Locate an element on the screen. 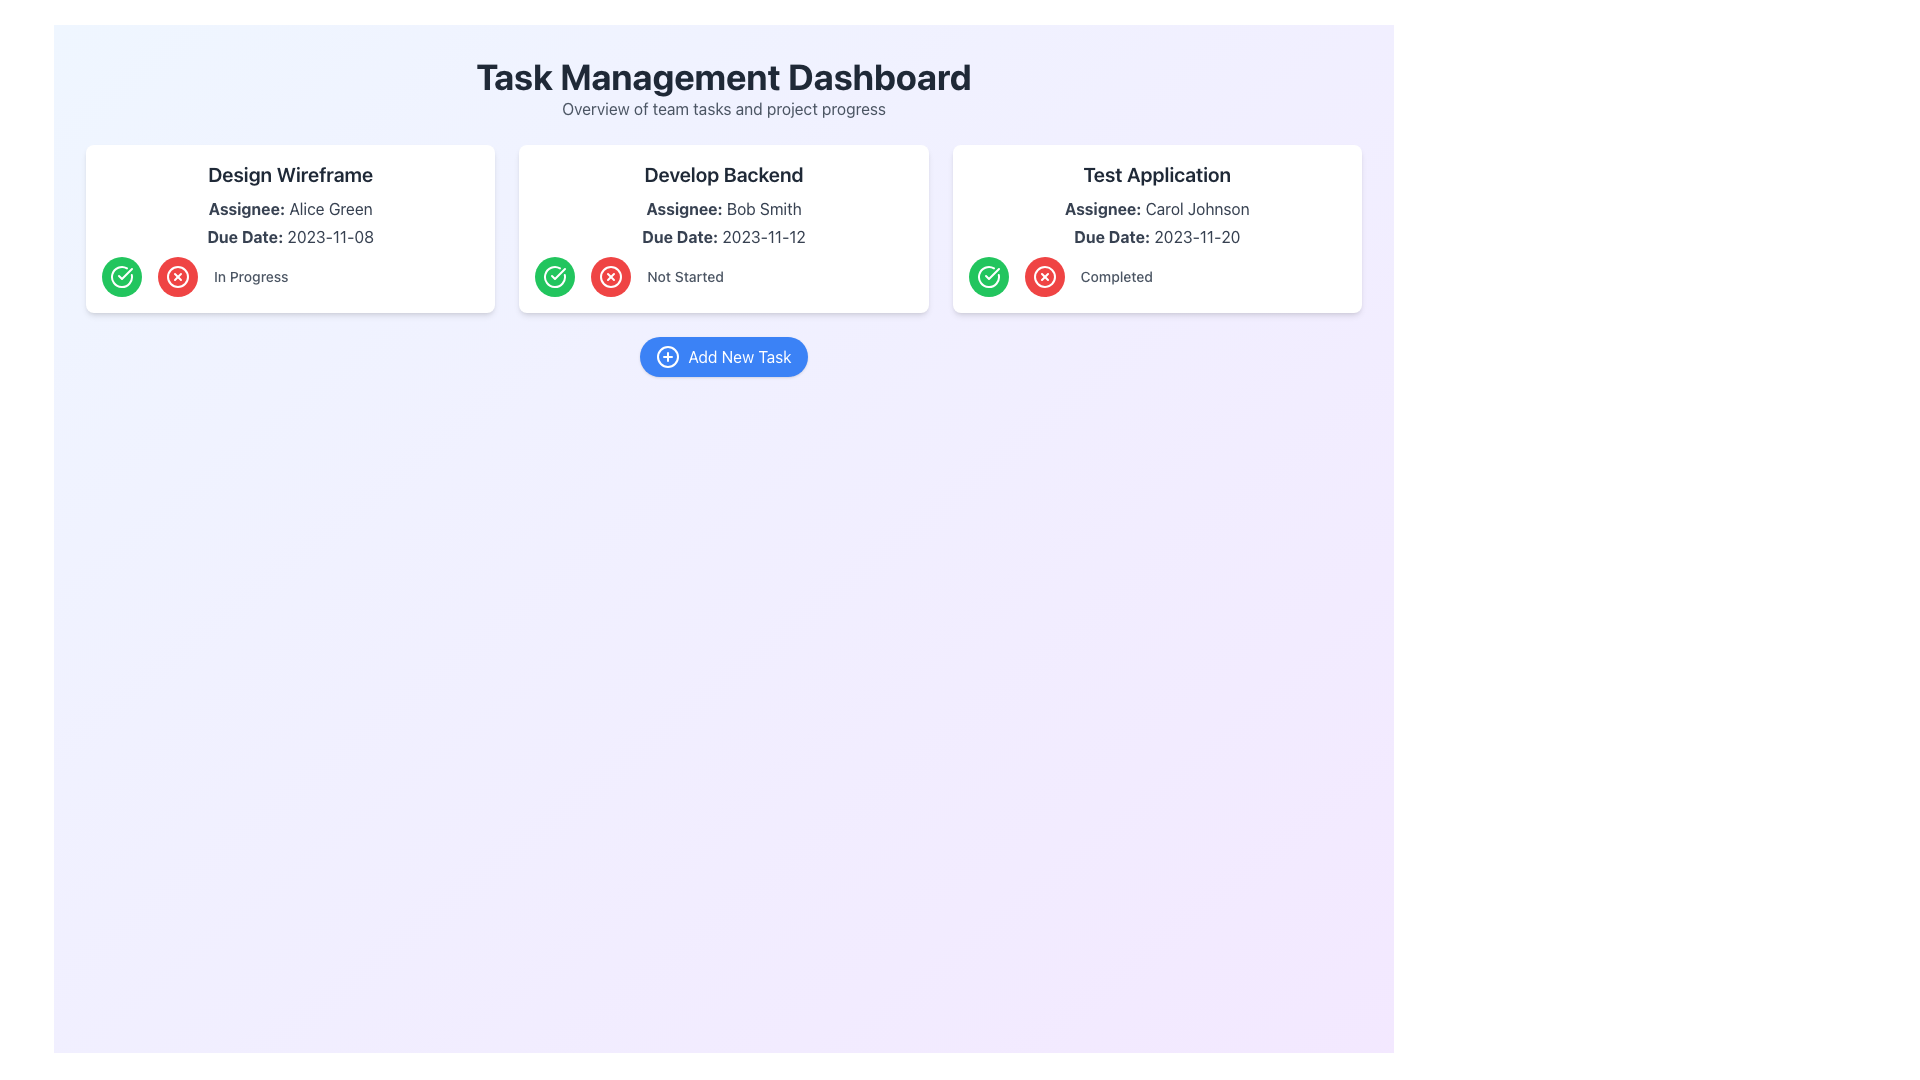 This screenshot has height=1080, width=1920. the red circular button with a white 'X' icon located to the right of the green circular button in the middle task card labeled 'Develop Backend' is located at coordinates (610, 277).